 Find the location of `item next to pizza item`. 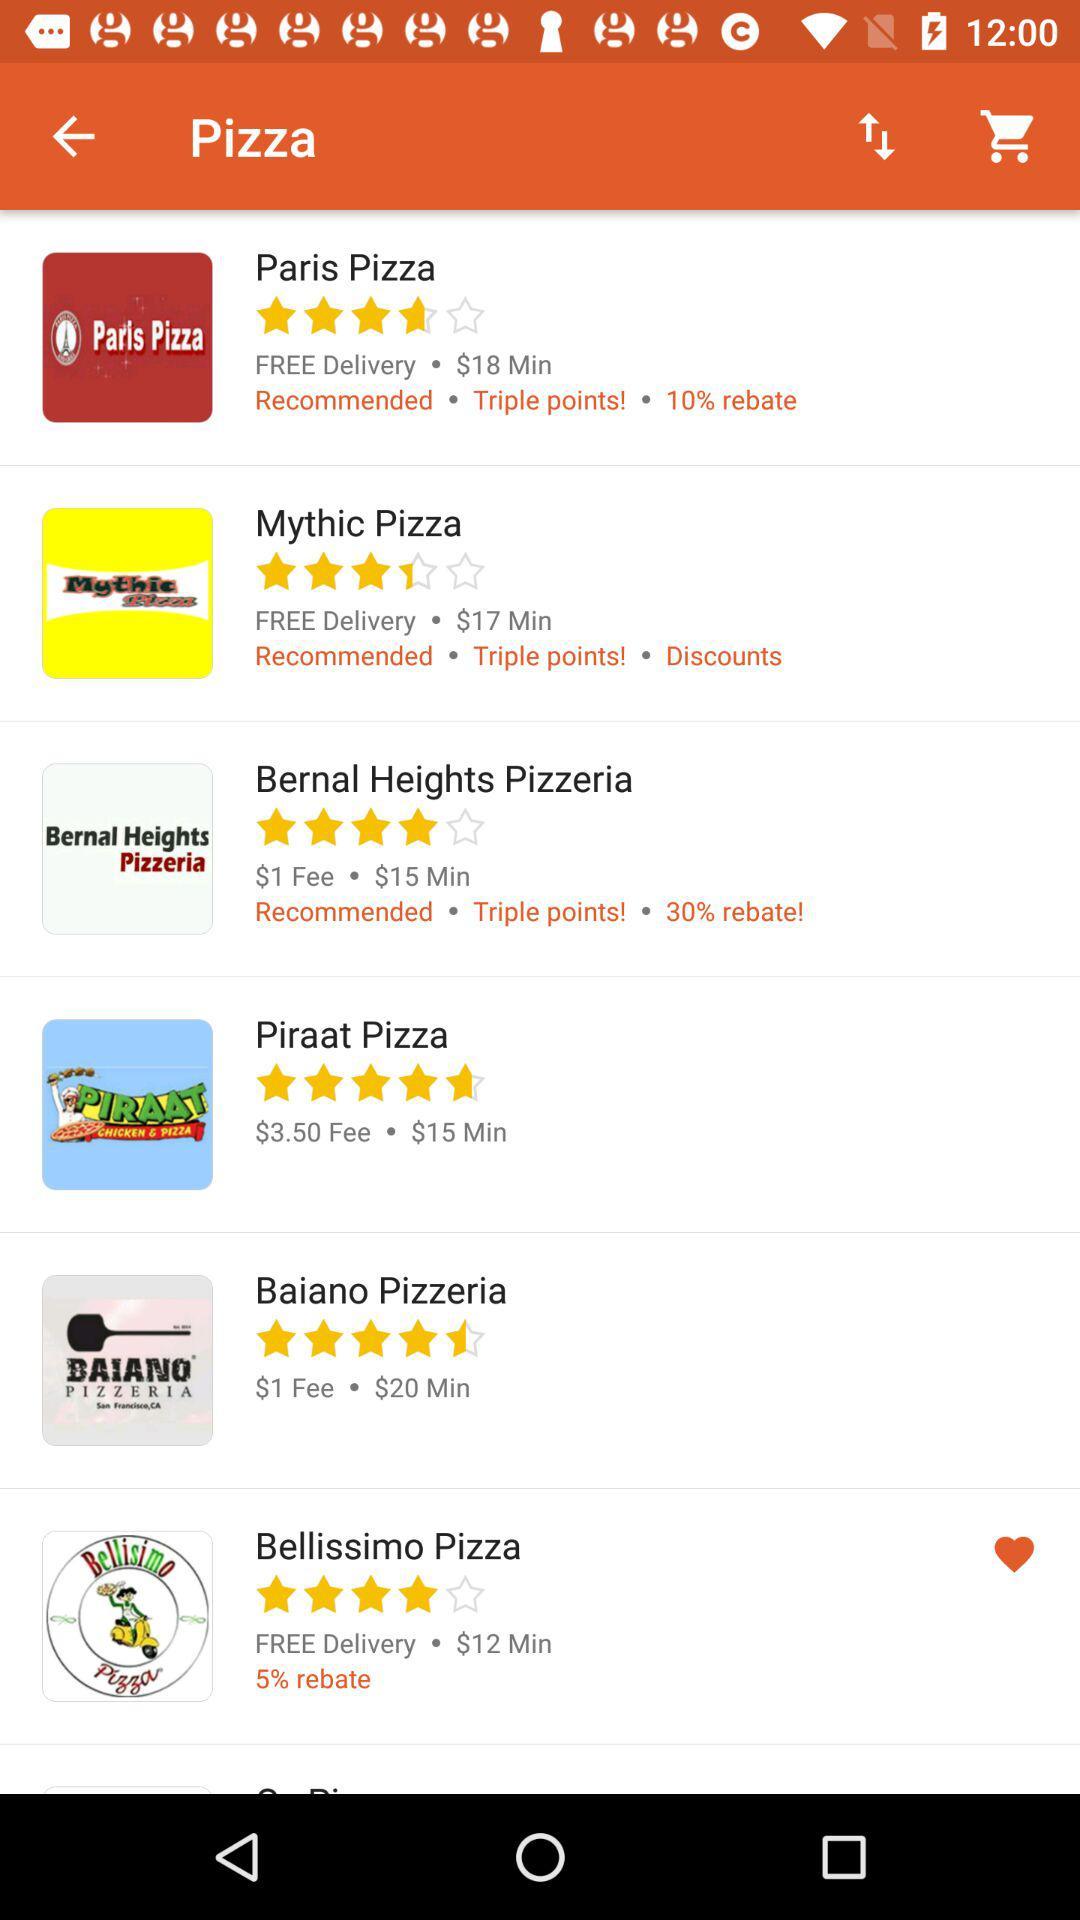

item next to pizza item is located at coordinates (875, 135).